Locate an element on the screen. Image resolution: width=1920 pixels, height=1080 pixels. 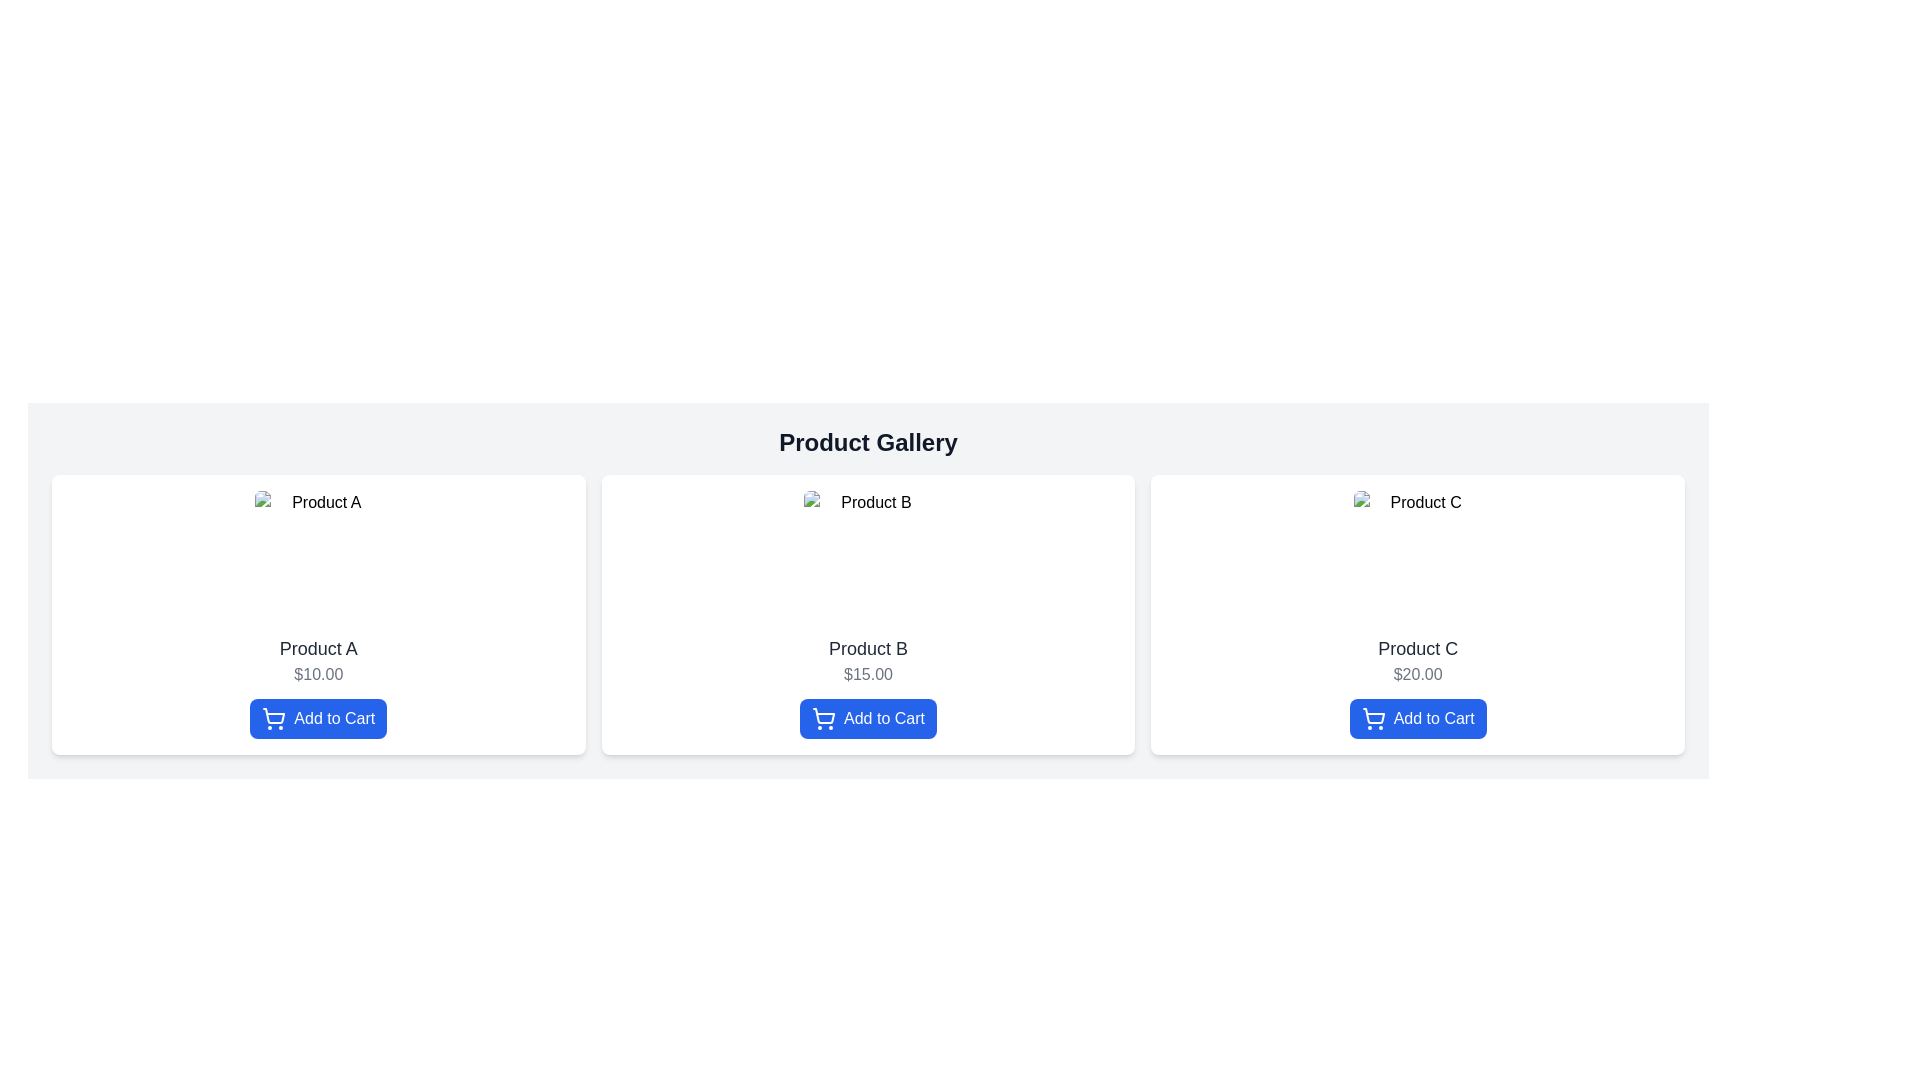
the price label displaying '$10.00', which is located beneath the title 'Product A' and above the 'Add to Cart' button is located at coordinates (317, 675).